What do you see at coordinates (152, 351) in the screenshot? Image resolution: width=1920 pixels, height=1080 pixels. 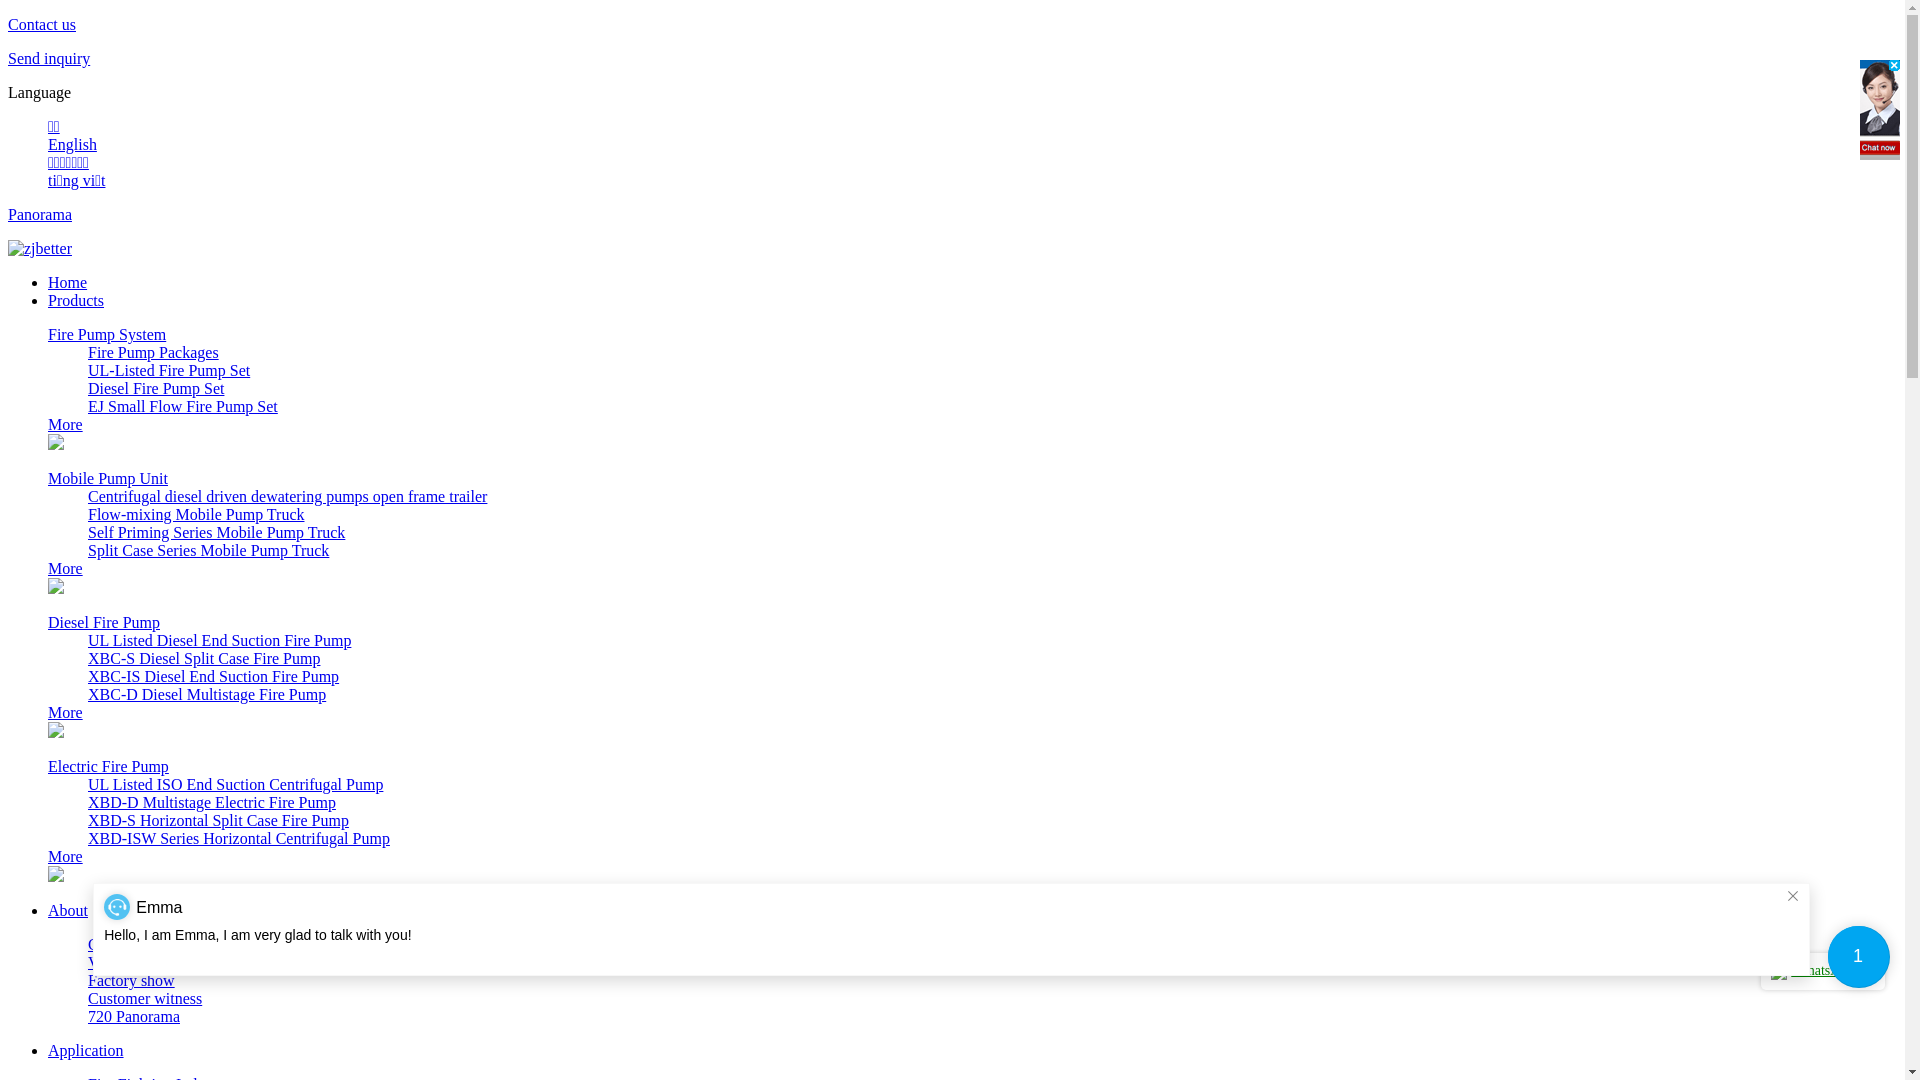 I see `'Fire Pump Packages'` at bounding box center [152, 351].